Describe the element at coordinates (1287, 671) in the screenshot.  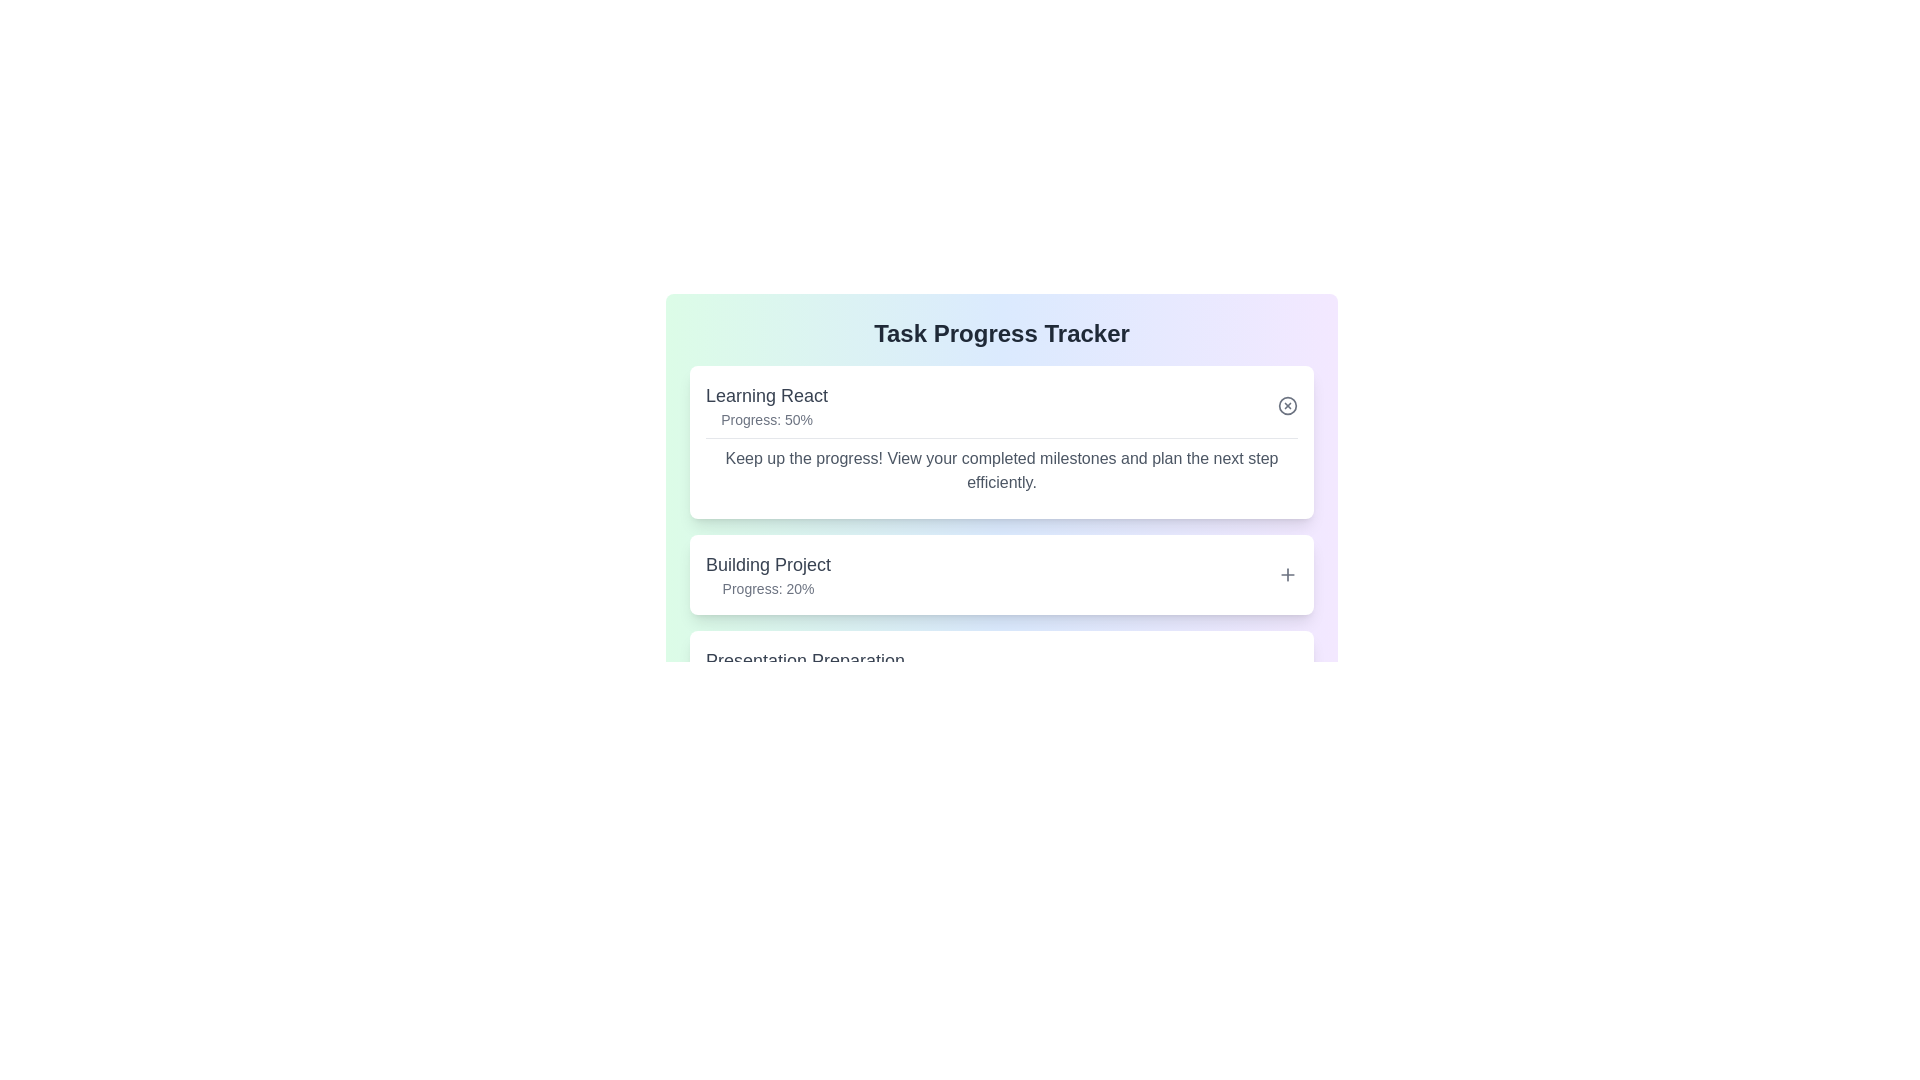
I see `toggle button for the task titled 'Presentation Preparation' to expand or collapse its details` at that location.